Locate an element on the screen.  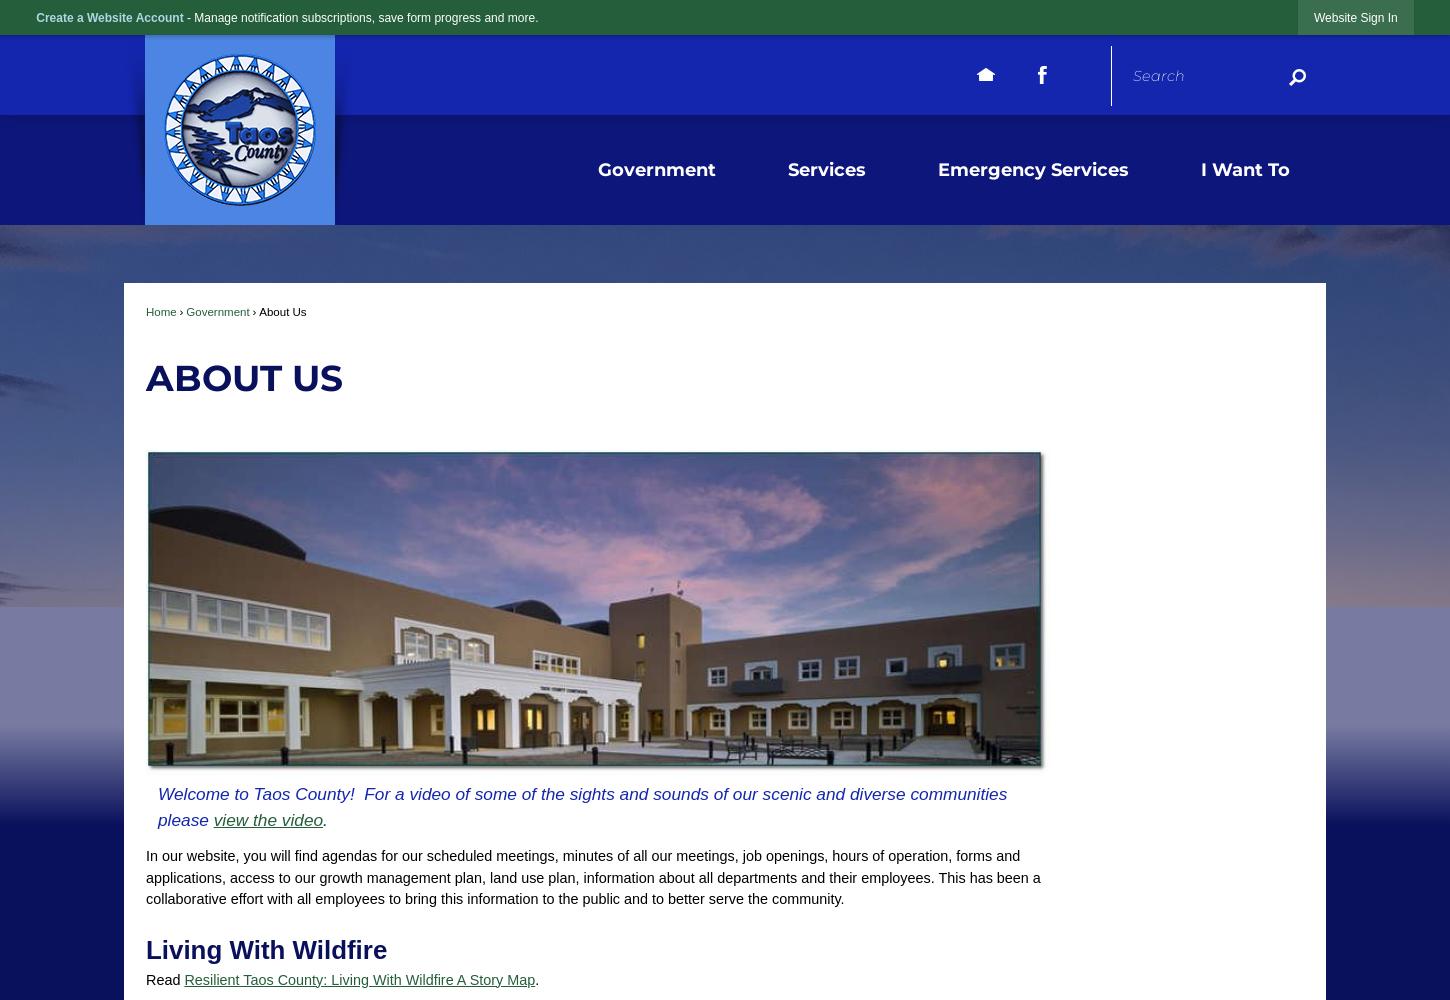
'Read' is located at coordinates (163, 978).